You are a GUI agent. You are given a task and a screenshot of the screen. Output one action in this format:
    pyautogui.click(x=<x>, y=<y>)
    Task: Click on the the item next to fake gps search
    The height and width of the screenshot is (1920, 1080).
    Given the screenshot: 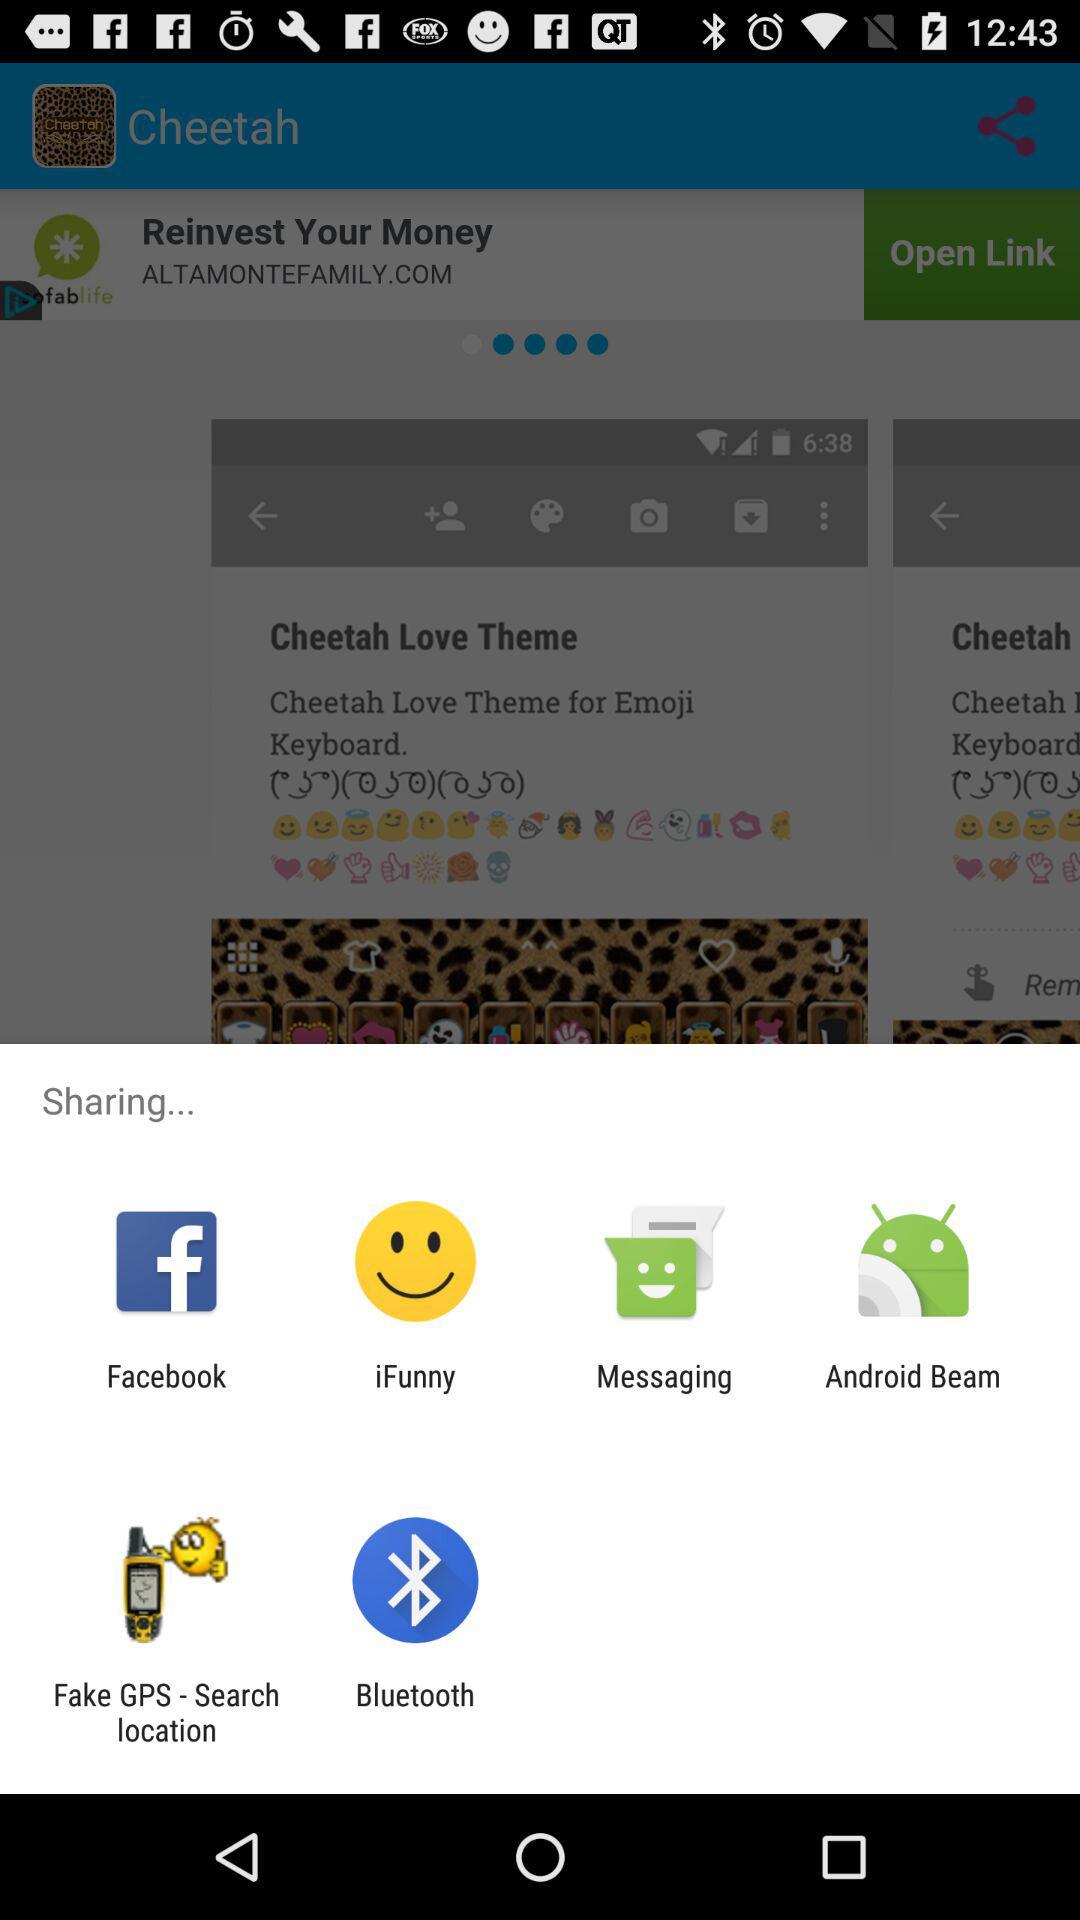 What is the action you would take?
    pyautogui.click(x=414, y=1711)
    